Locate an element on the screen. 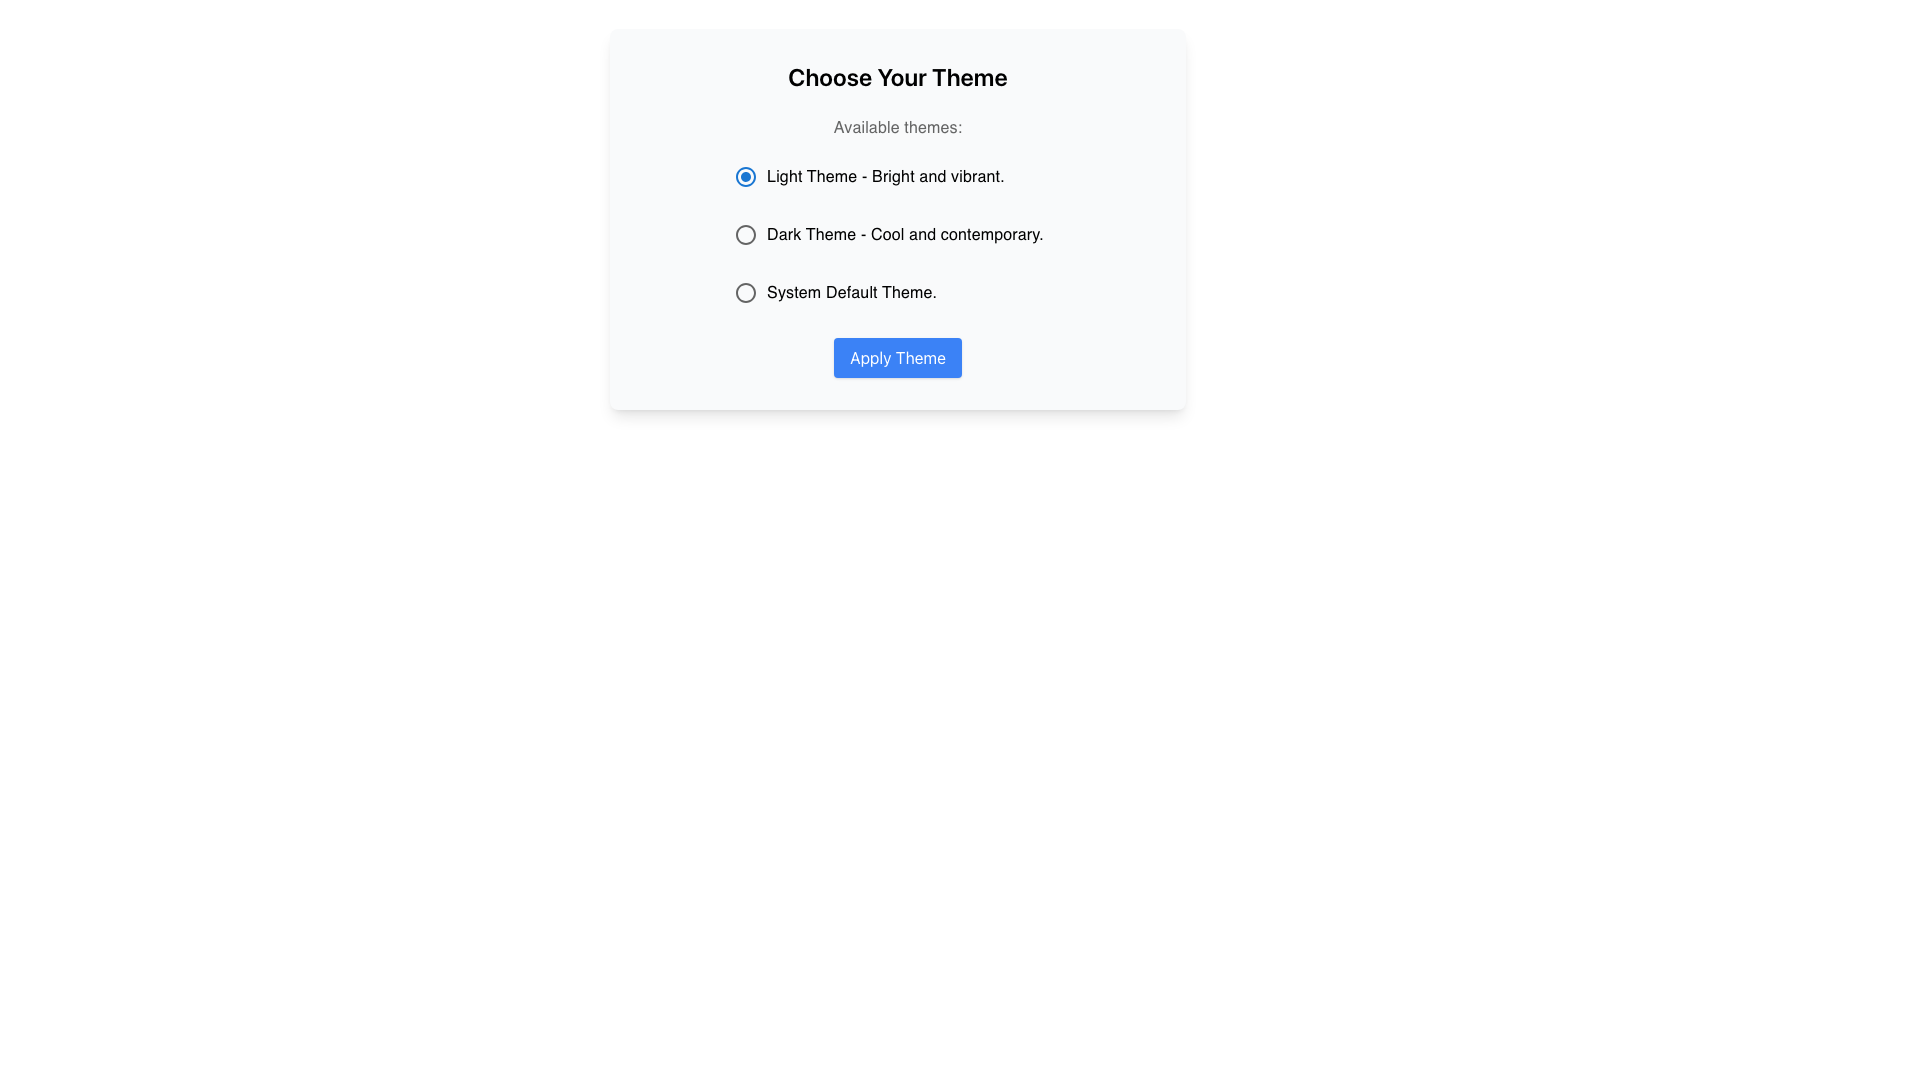 The image size is (1920, 1080). the radio button for 'System Default Theme' is located at coordinates (745, 293).